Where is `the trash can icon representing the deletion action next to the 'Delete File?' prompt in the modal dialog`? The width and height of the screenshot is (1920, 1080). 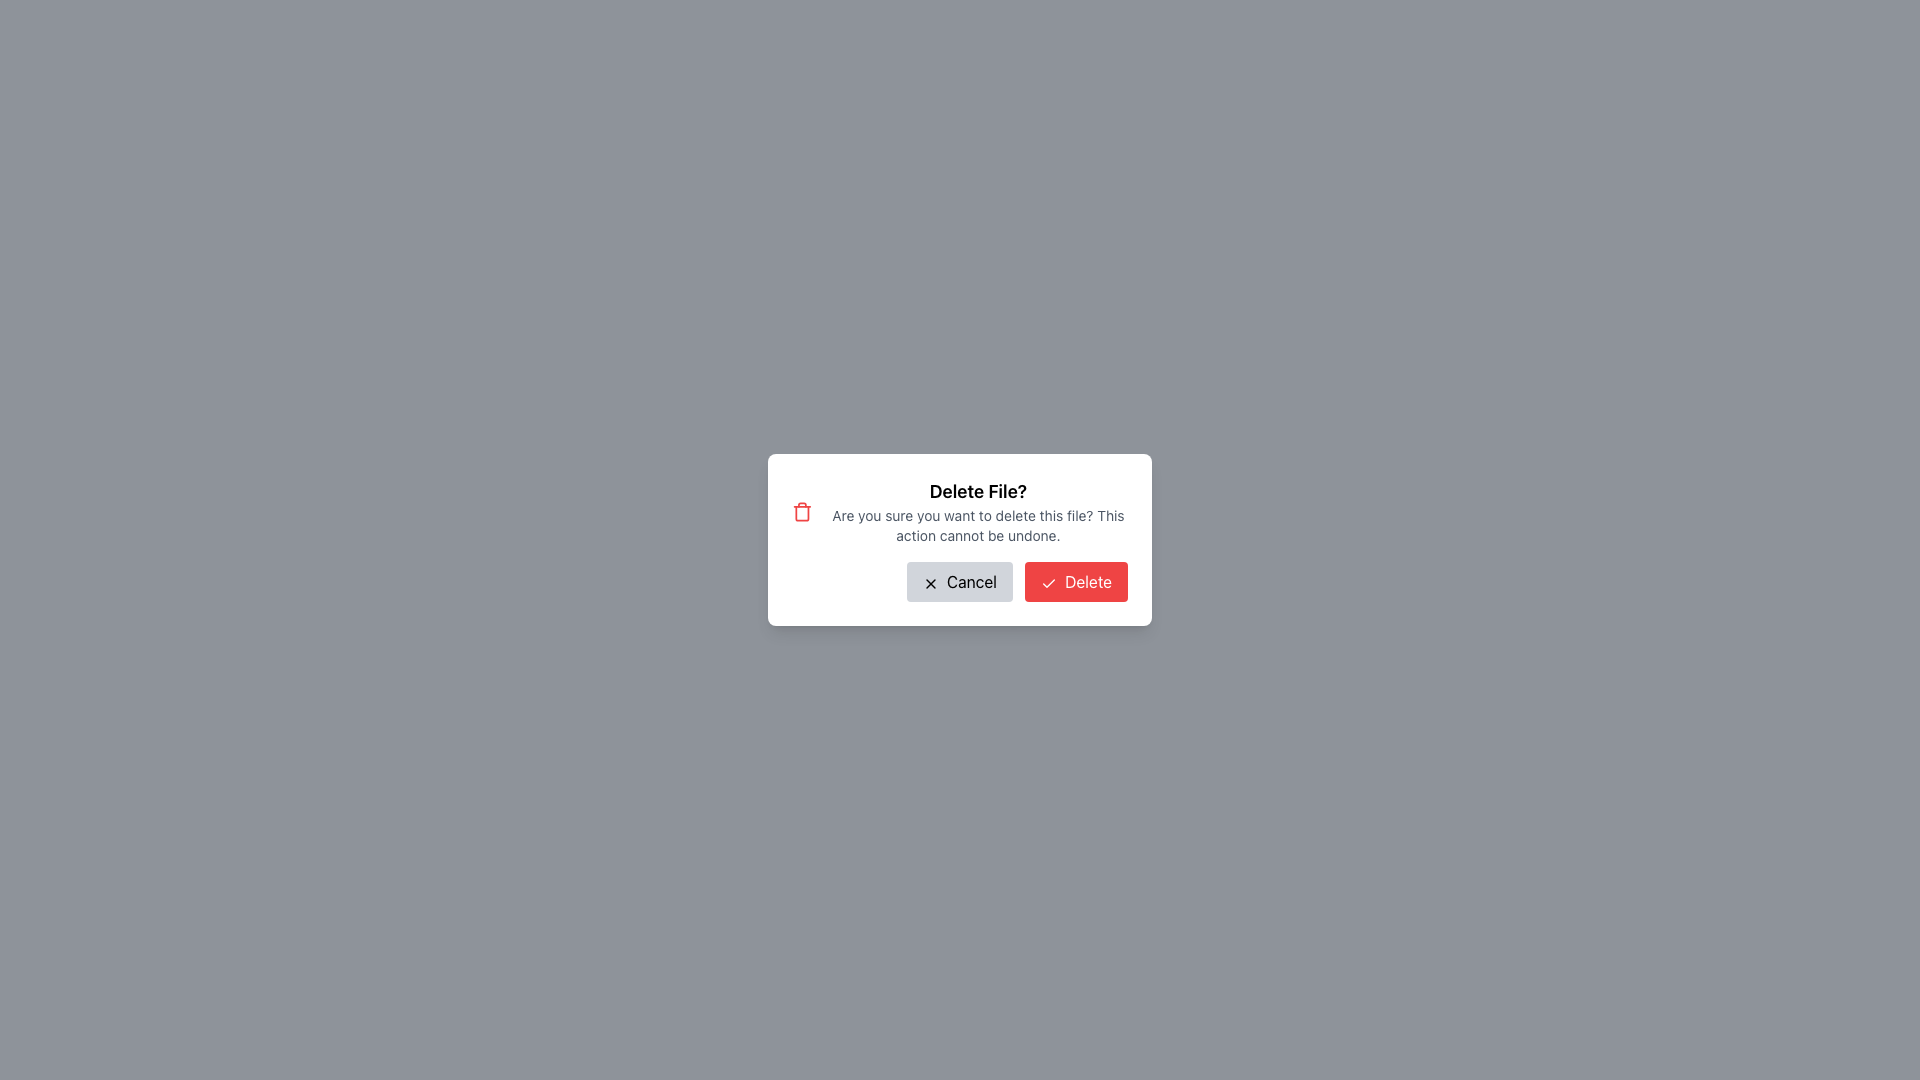 the trash can icon representing the deletion action next to the 'Delete File?' prompt in the modal dialog is located at coordinates (802, 512).